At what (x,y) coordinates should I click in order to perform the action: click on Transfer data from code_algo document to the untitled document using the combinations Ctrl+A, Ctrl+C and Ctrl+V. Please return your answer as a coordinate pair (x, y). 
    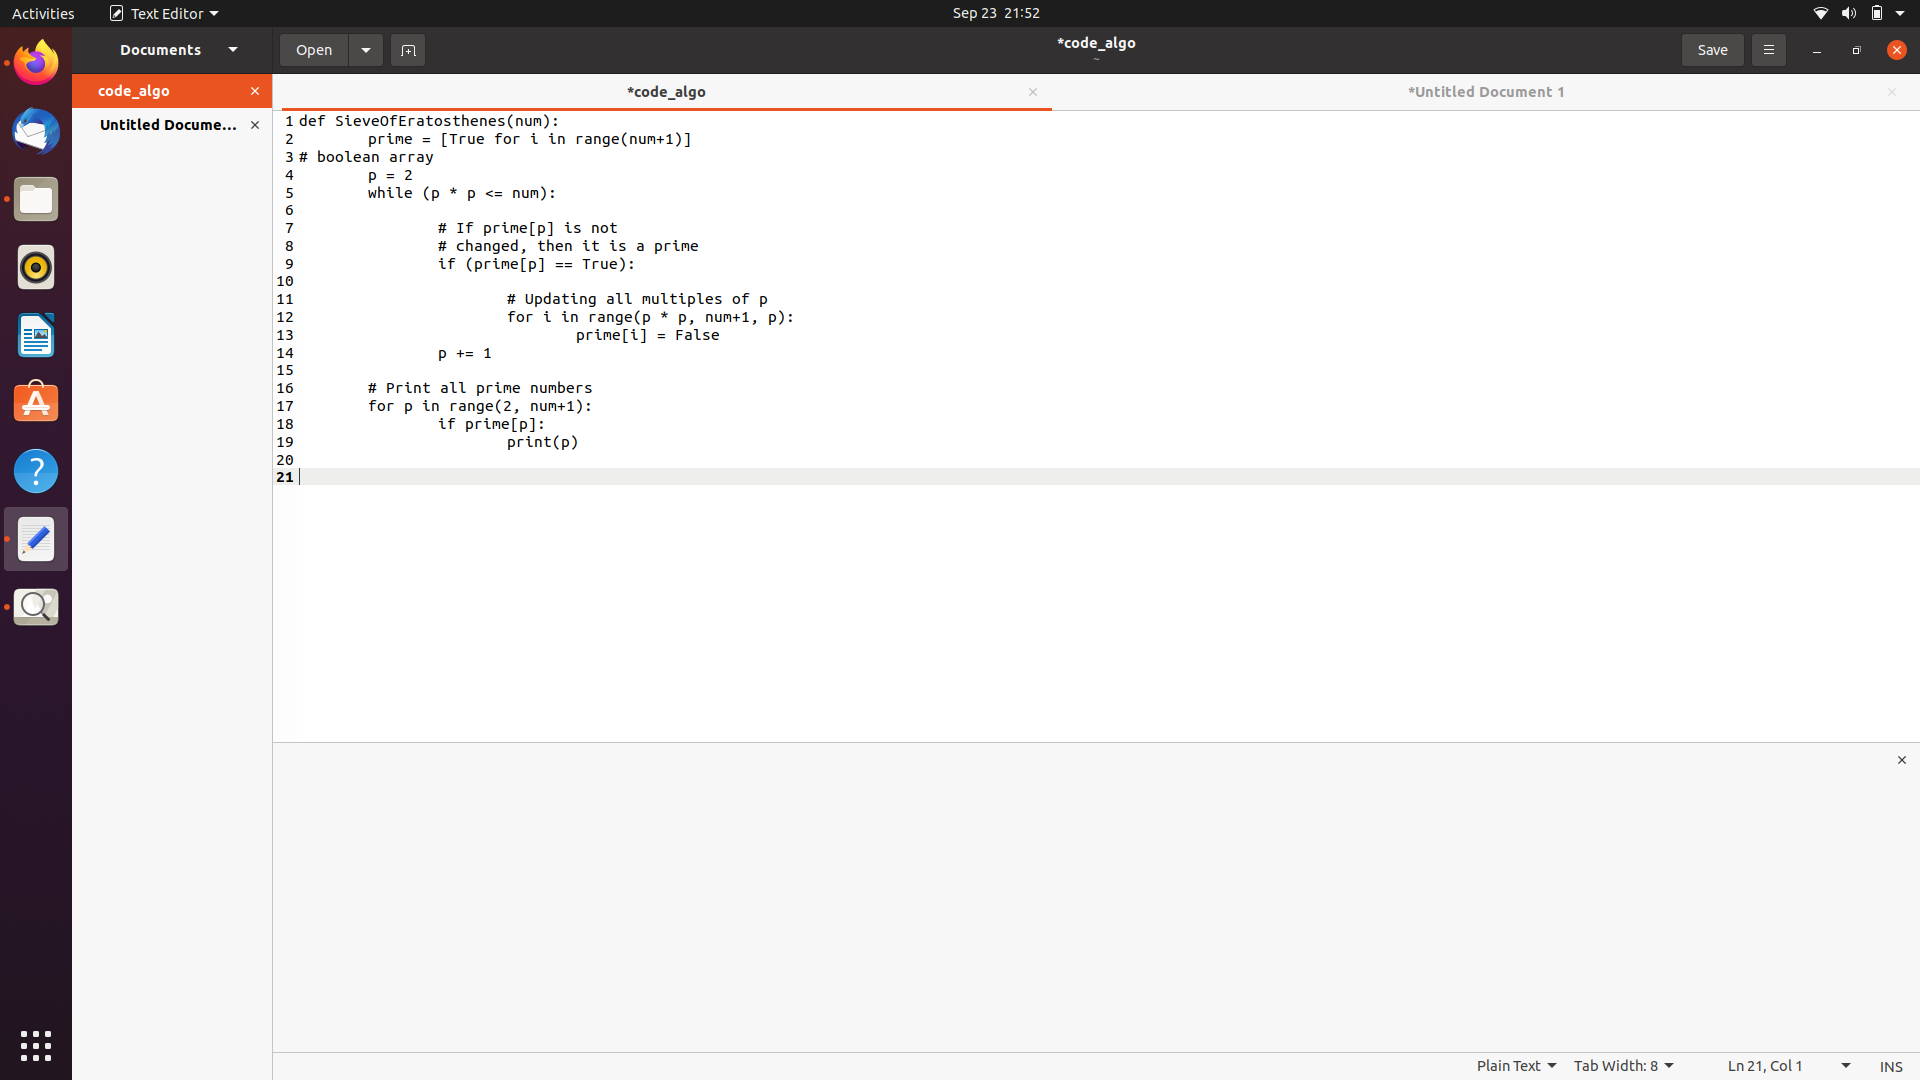
    Looking at the image, I should click on (383, 157).